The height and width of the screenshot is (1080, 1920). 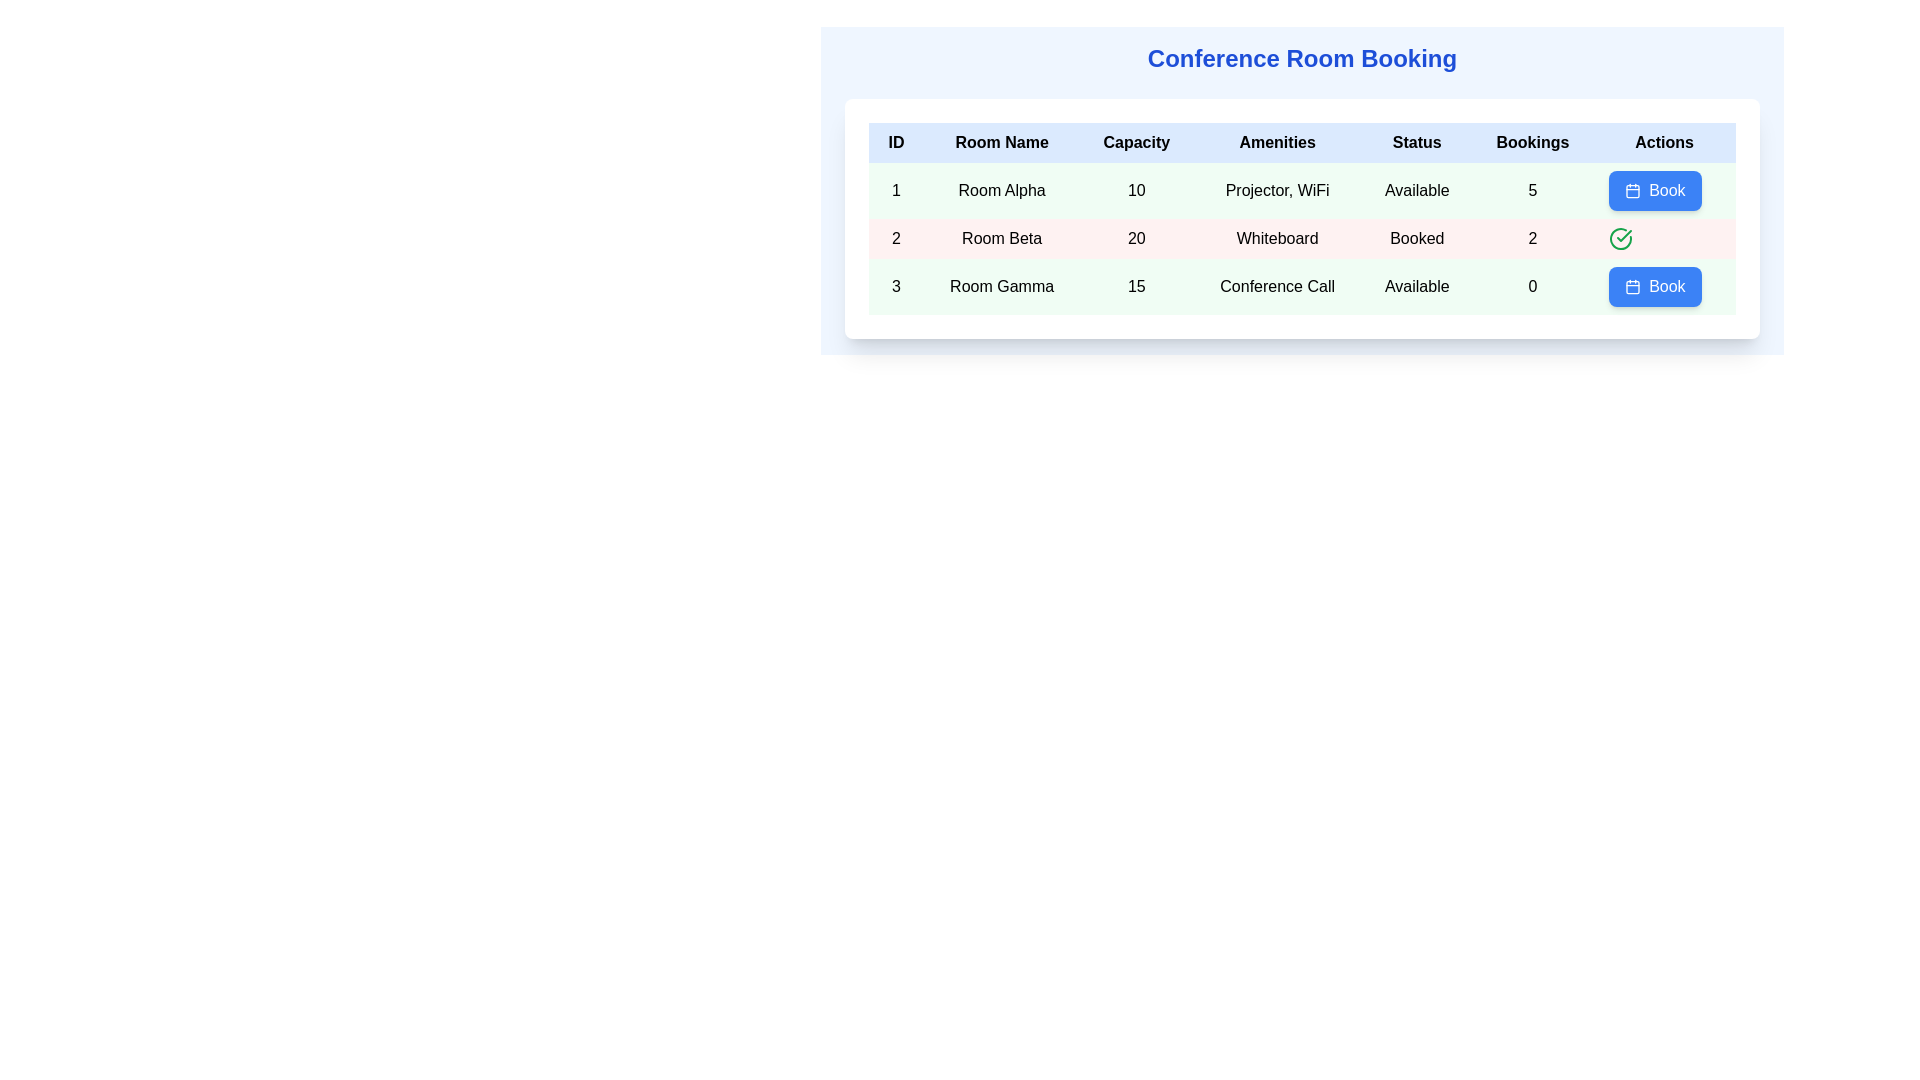 I want to click on the 'Status' label in the header row of the Conference Room Booking table, which is displayed in a bold, dark font on a light blue background, so click(x=1416, y=141).